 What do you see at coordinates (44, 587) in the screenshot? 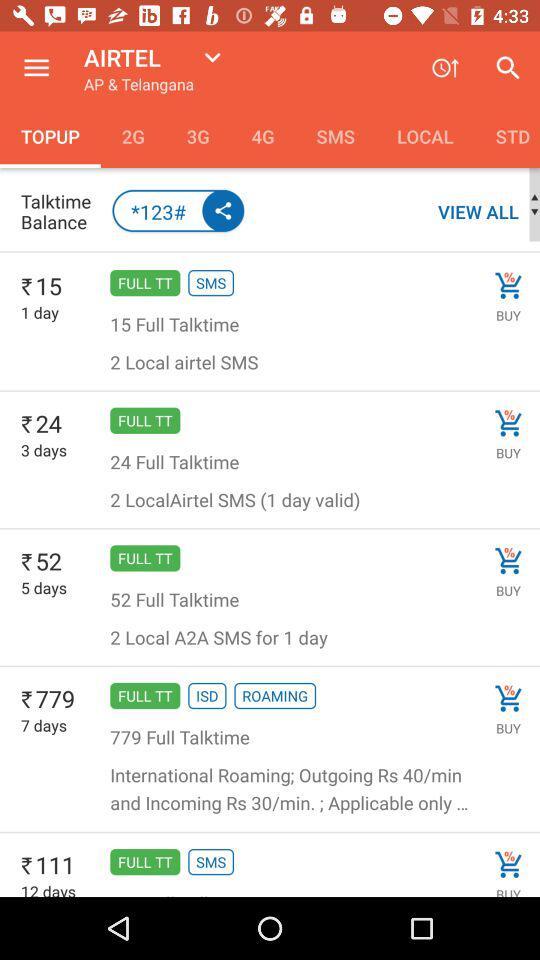
I see `the icon next to the full tt item` at bounding box center [44, 587].